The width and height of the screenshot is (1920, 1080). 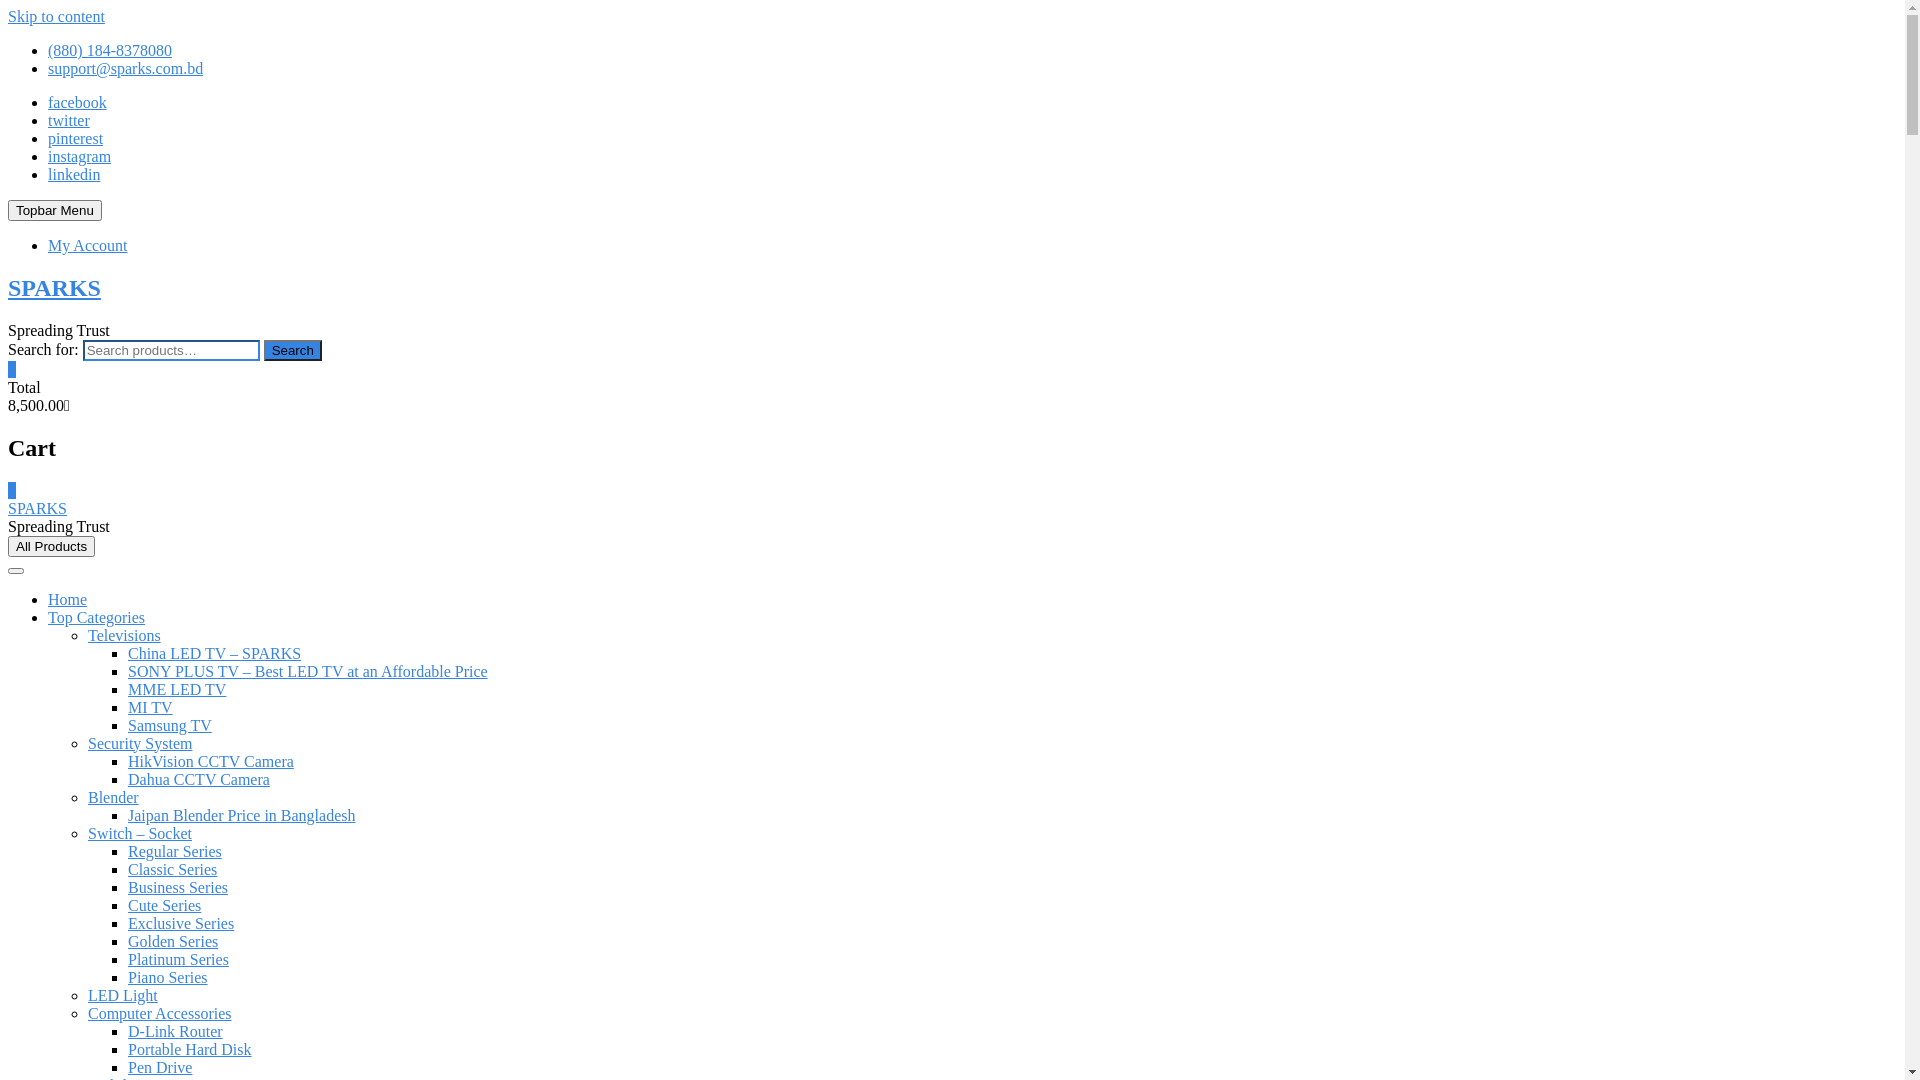 What do you see at coordinates (164, 905) in the screenshot?
I see `'Cute Series'` at bounding box center [164, 905].